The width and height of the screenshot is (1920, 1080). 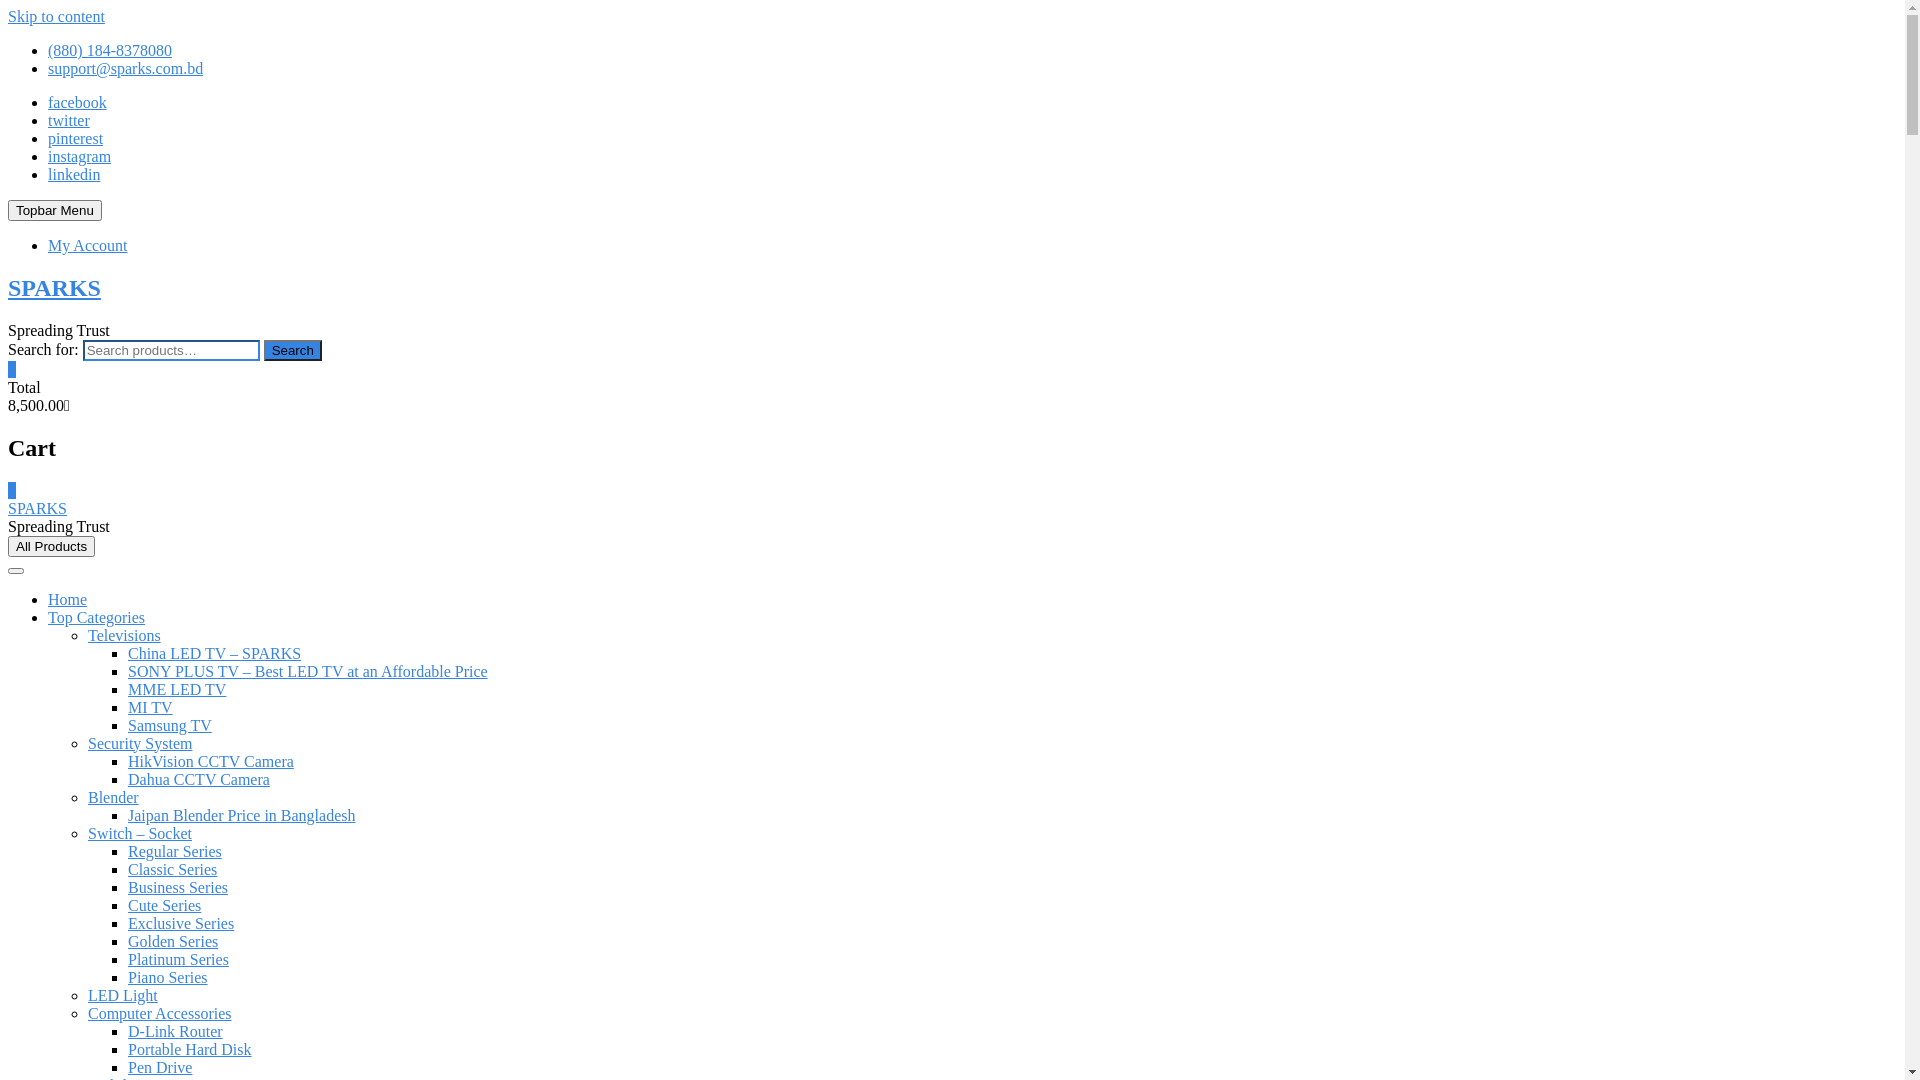 What do you see at coordinates (164, 905) in the screenshot?
I see `'Cute Series'` at bounding box center [164, 905].